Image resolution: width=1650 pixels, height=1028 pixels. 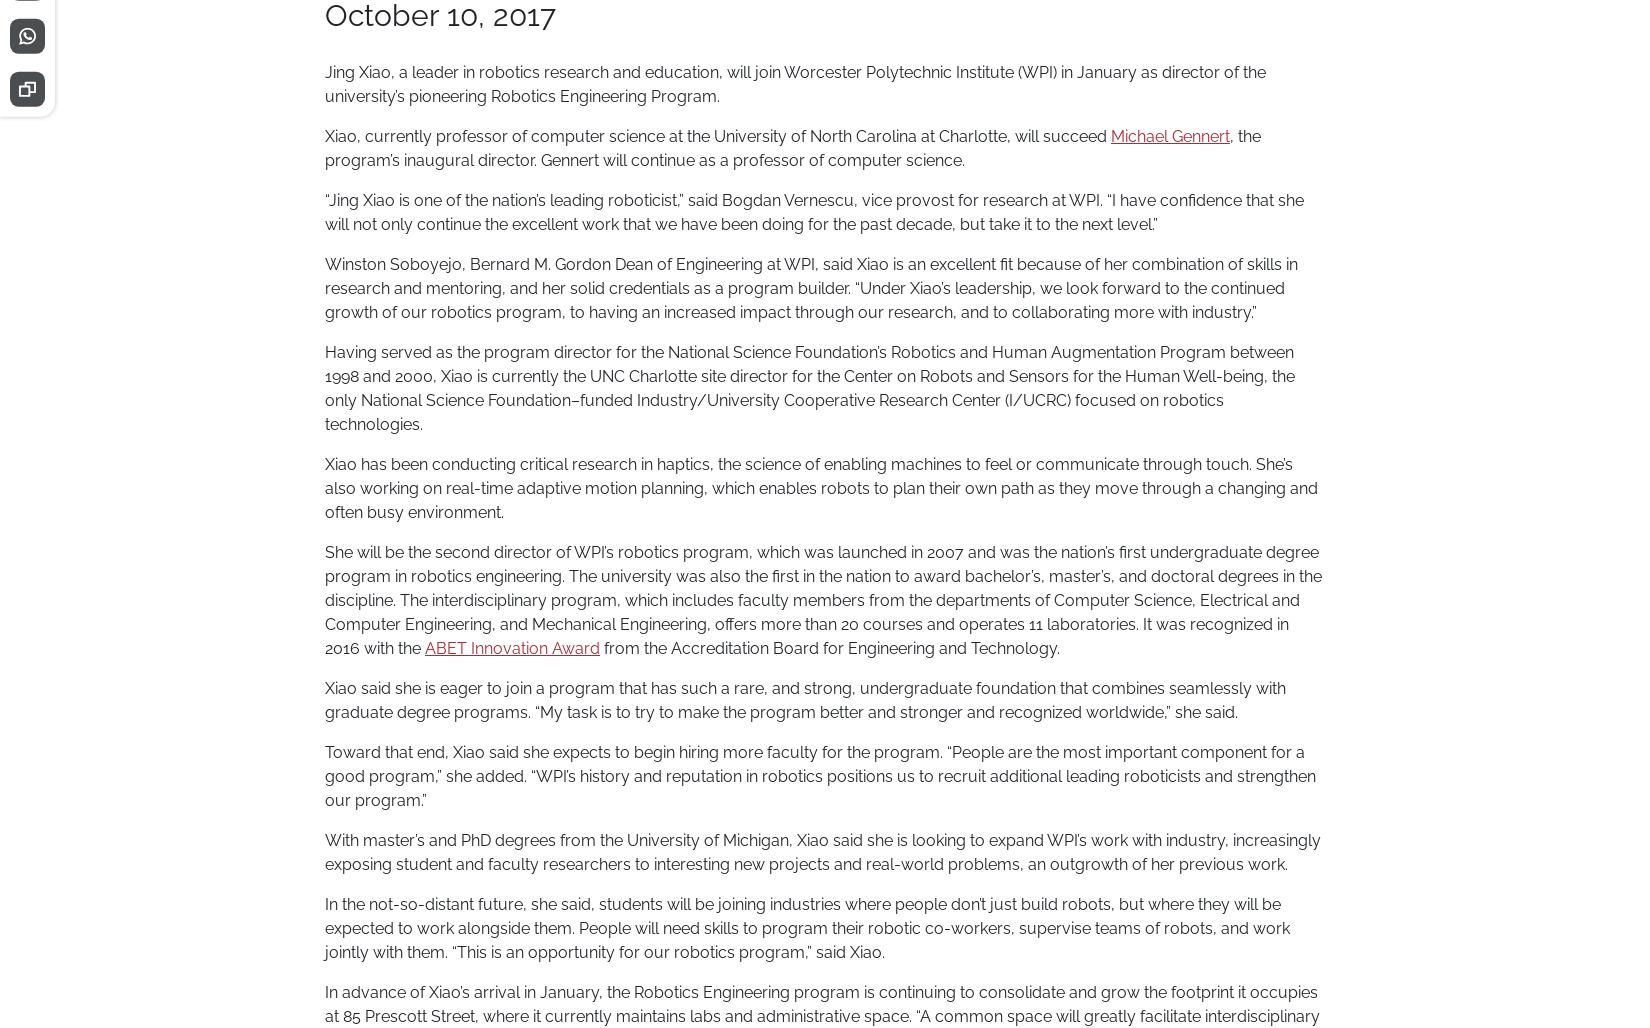 I want to click on 'Xiao, currently professor of computer science at the University of North Carolina at Charlotte, will succeed', so click(x=717, y=136).